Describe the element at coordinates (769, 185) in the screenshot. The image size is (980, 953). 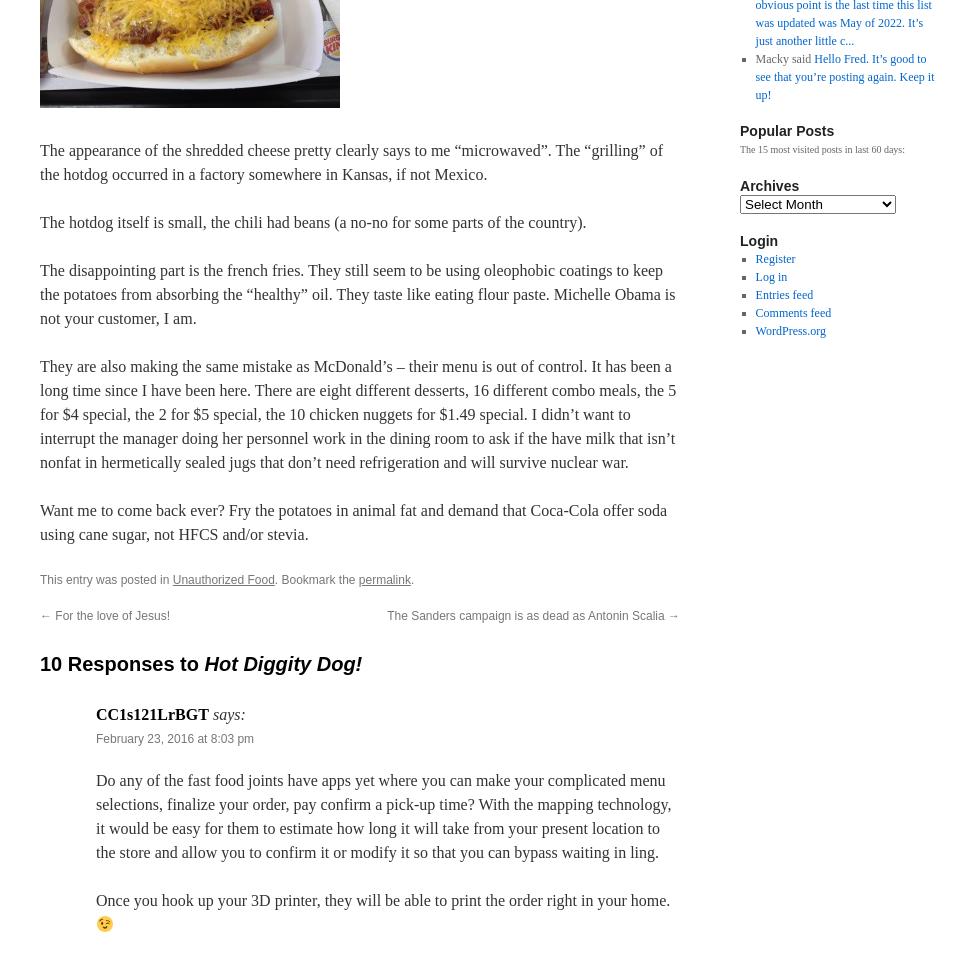
I see `'Archives'` at that location.